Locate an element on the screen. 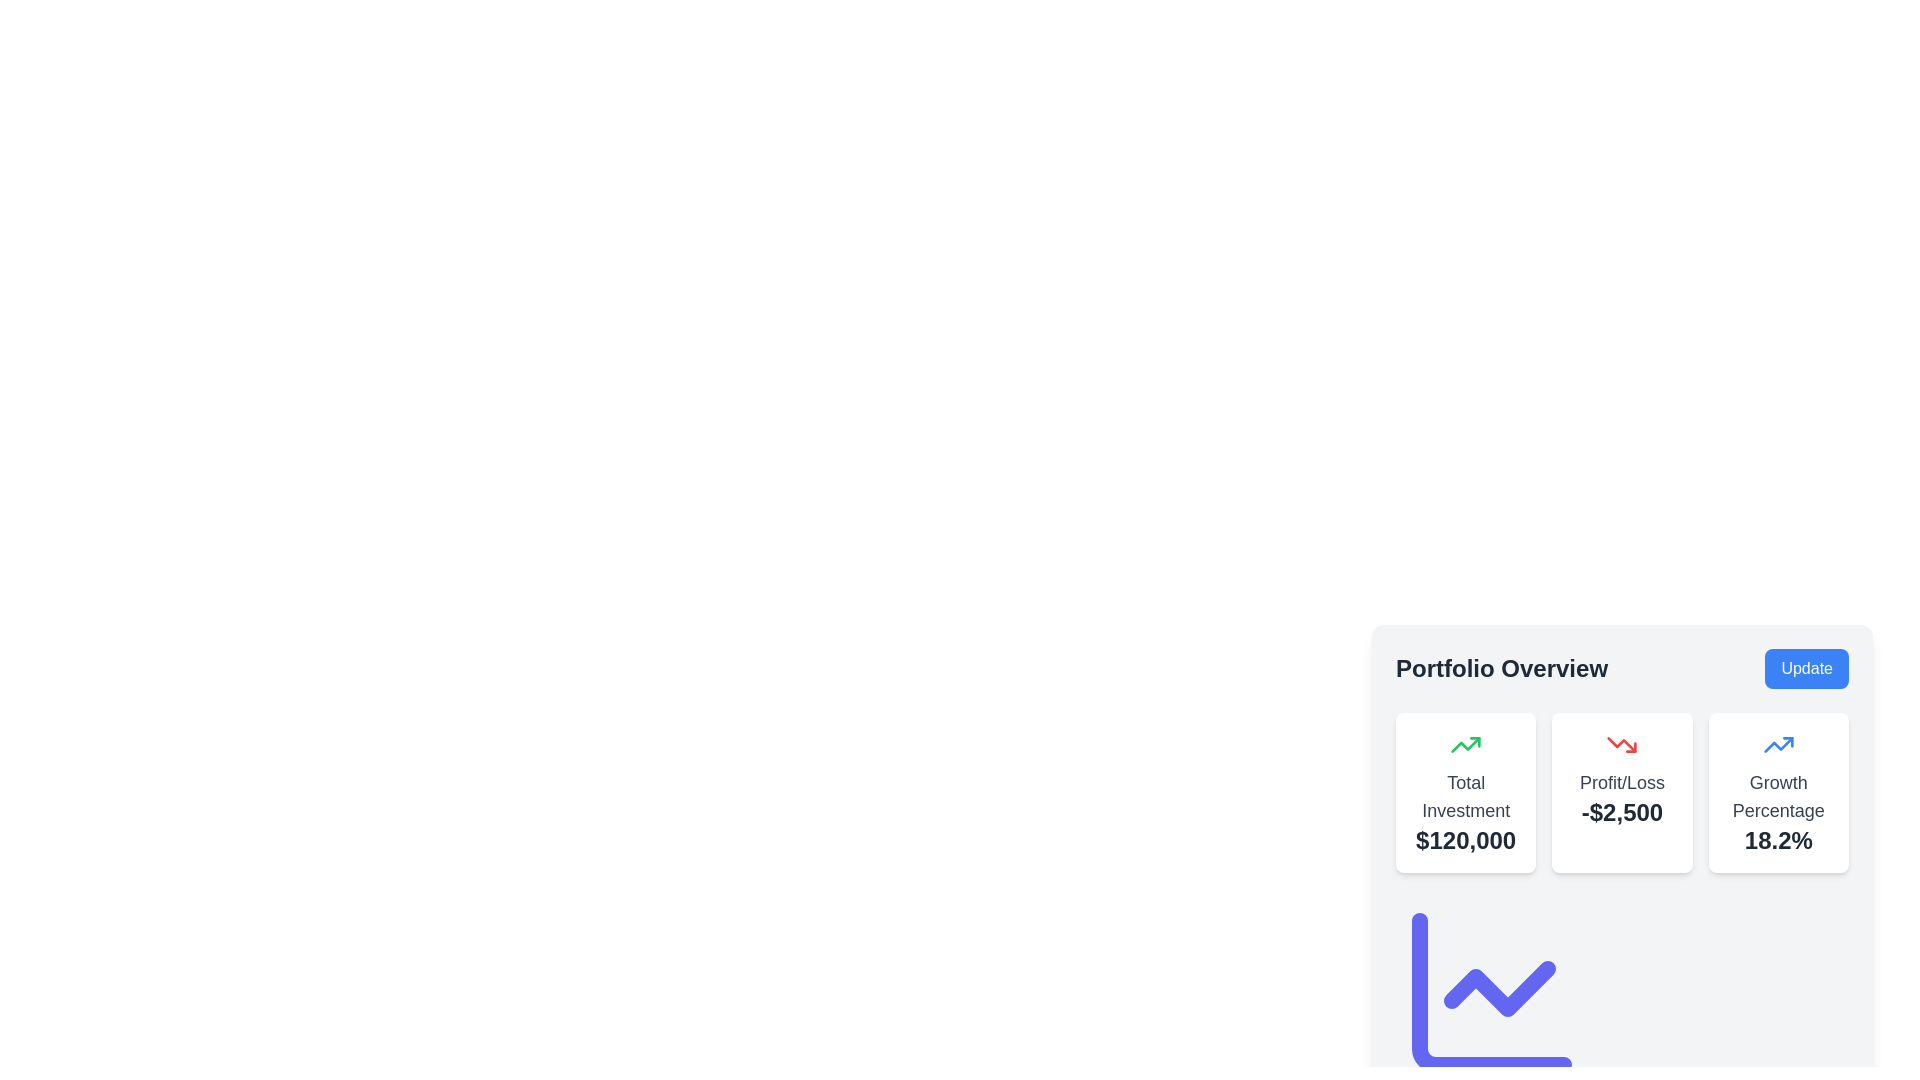 The width and height of the screenshot is (1920, 1080). the 'Update' button located in the top-right corner of the 'Portfolio Overview' section is located at coordinates (1807, 668).